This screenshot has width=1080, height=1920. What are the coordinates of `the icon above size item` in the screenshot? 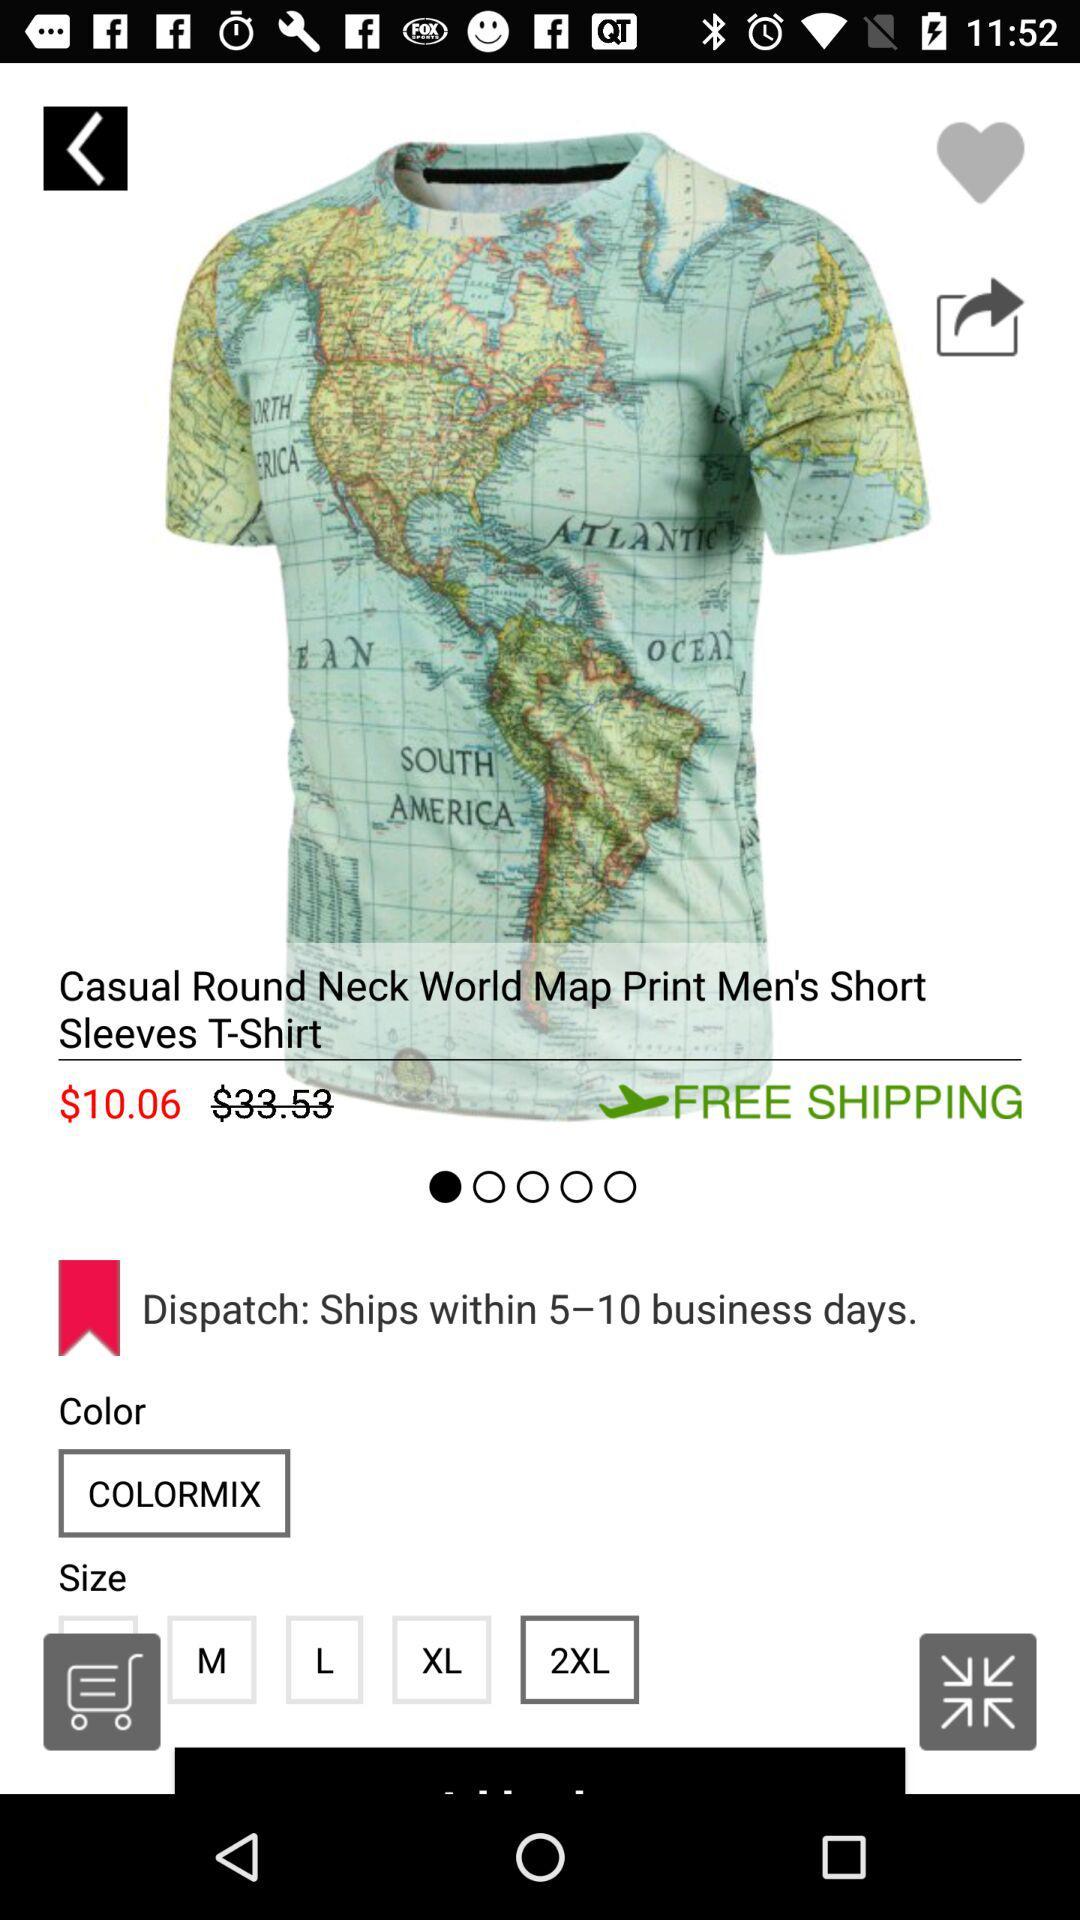 It's located at (173, 1493).